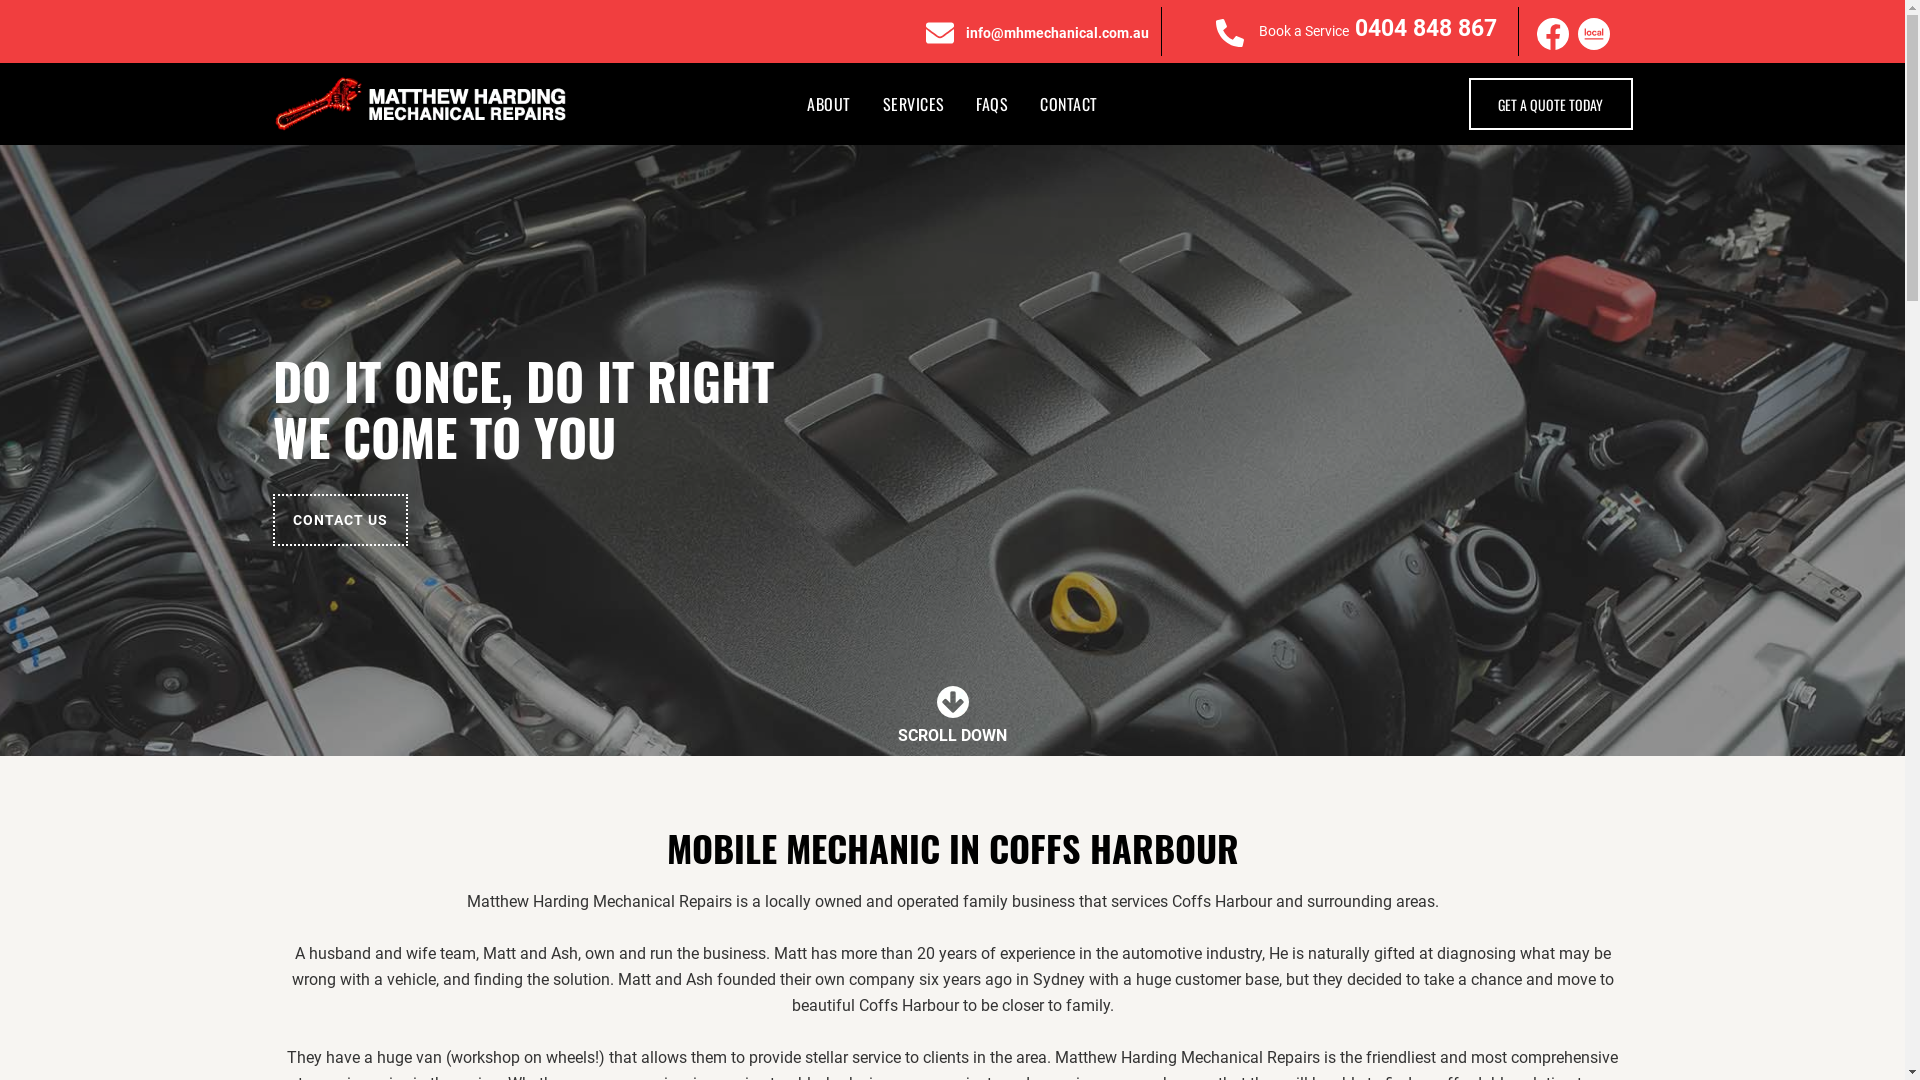 This screenshot has height=1080, width=1920. I want to click on 'Find Us On Facebook', so click(1552, 34).